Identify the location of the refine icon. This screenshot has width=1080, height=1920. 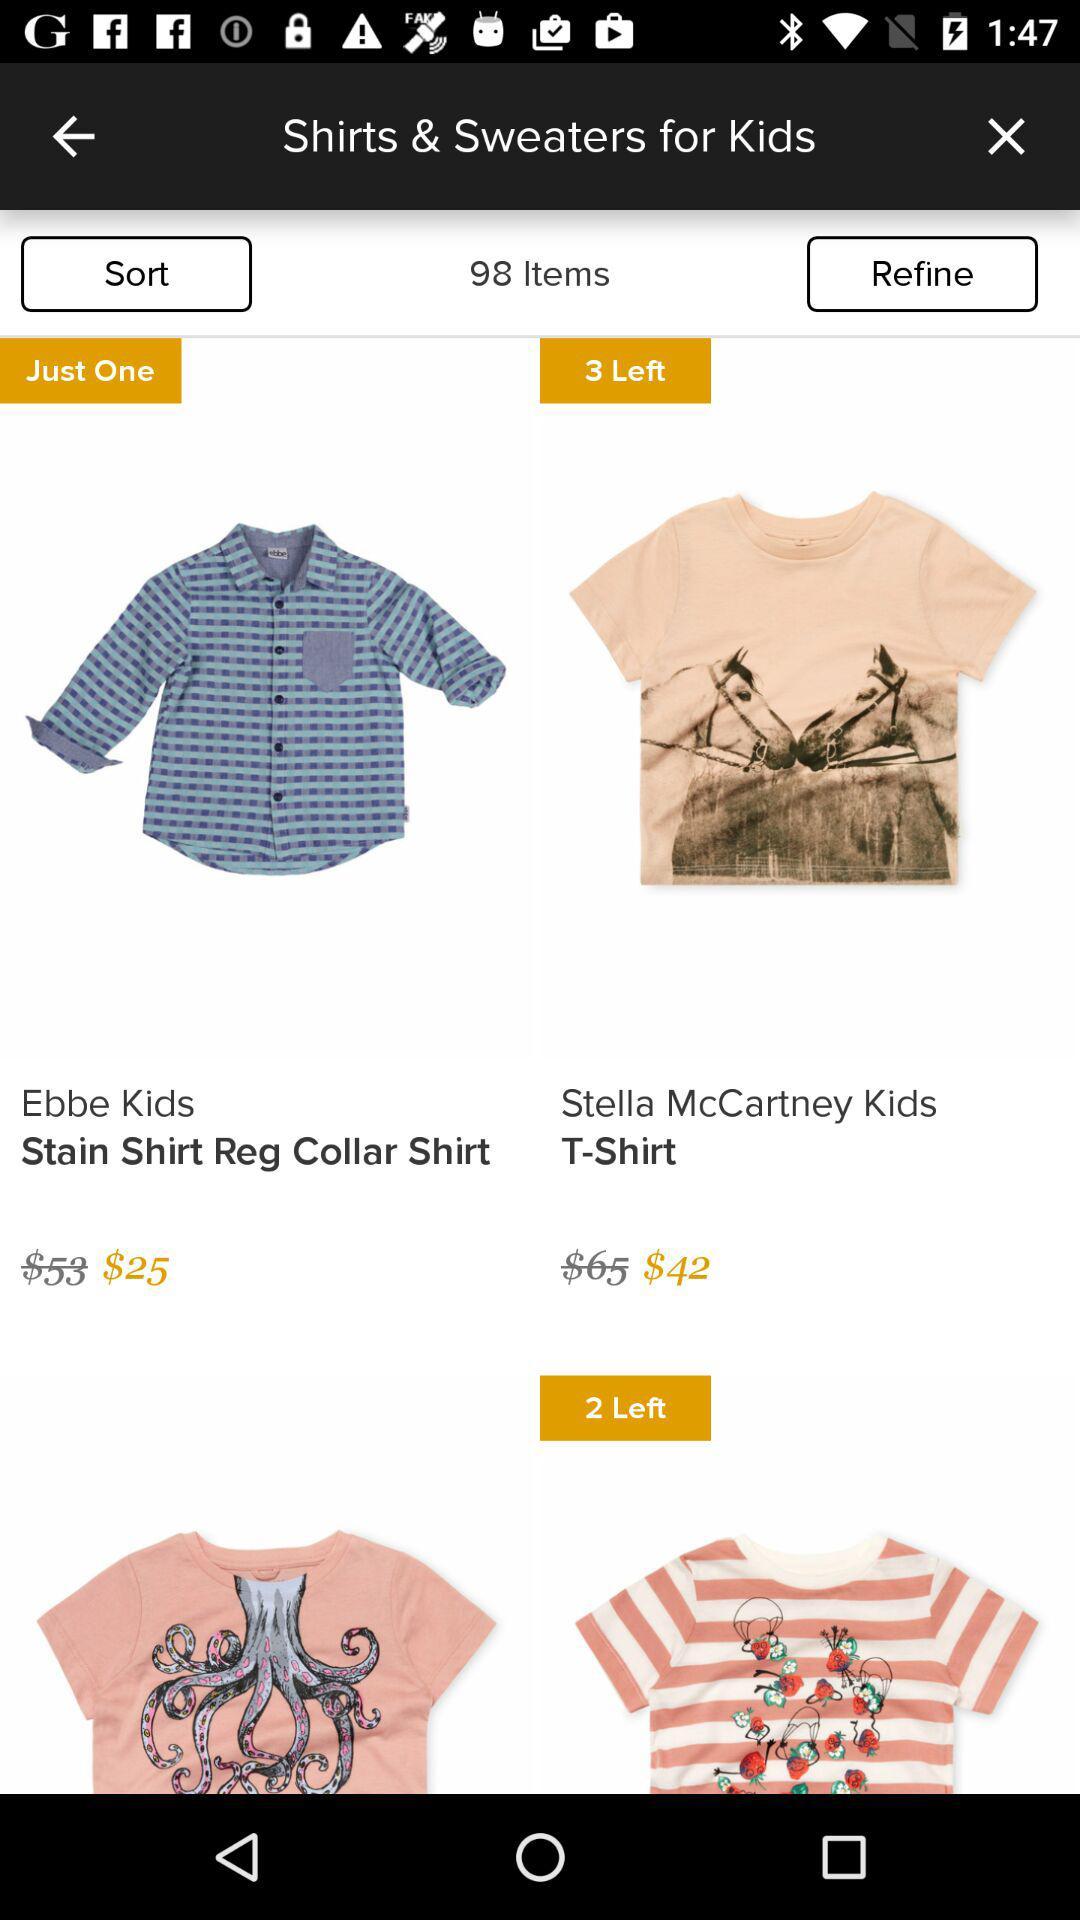
(922, 273).